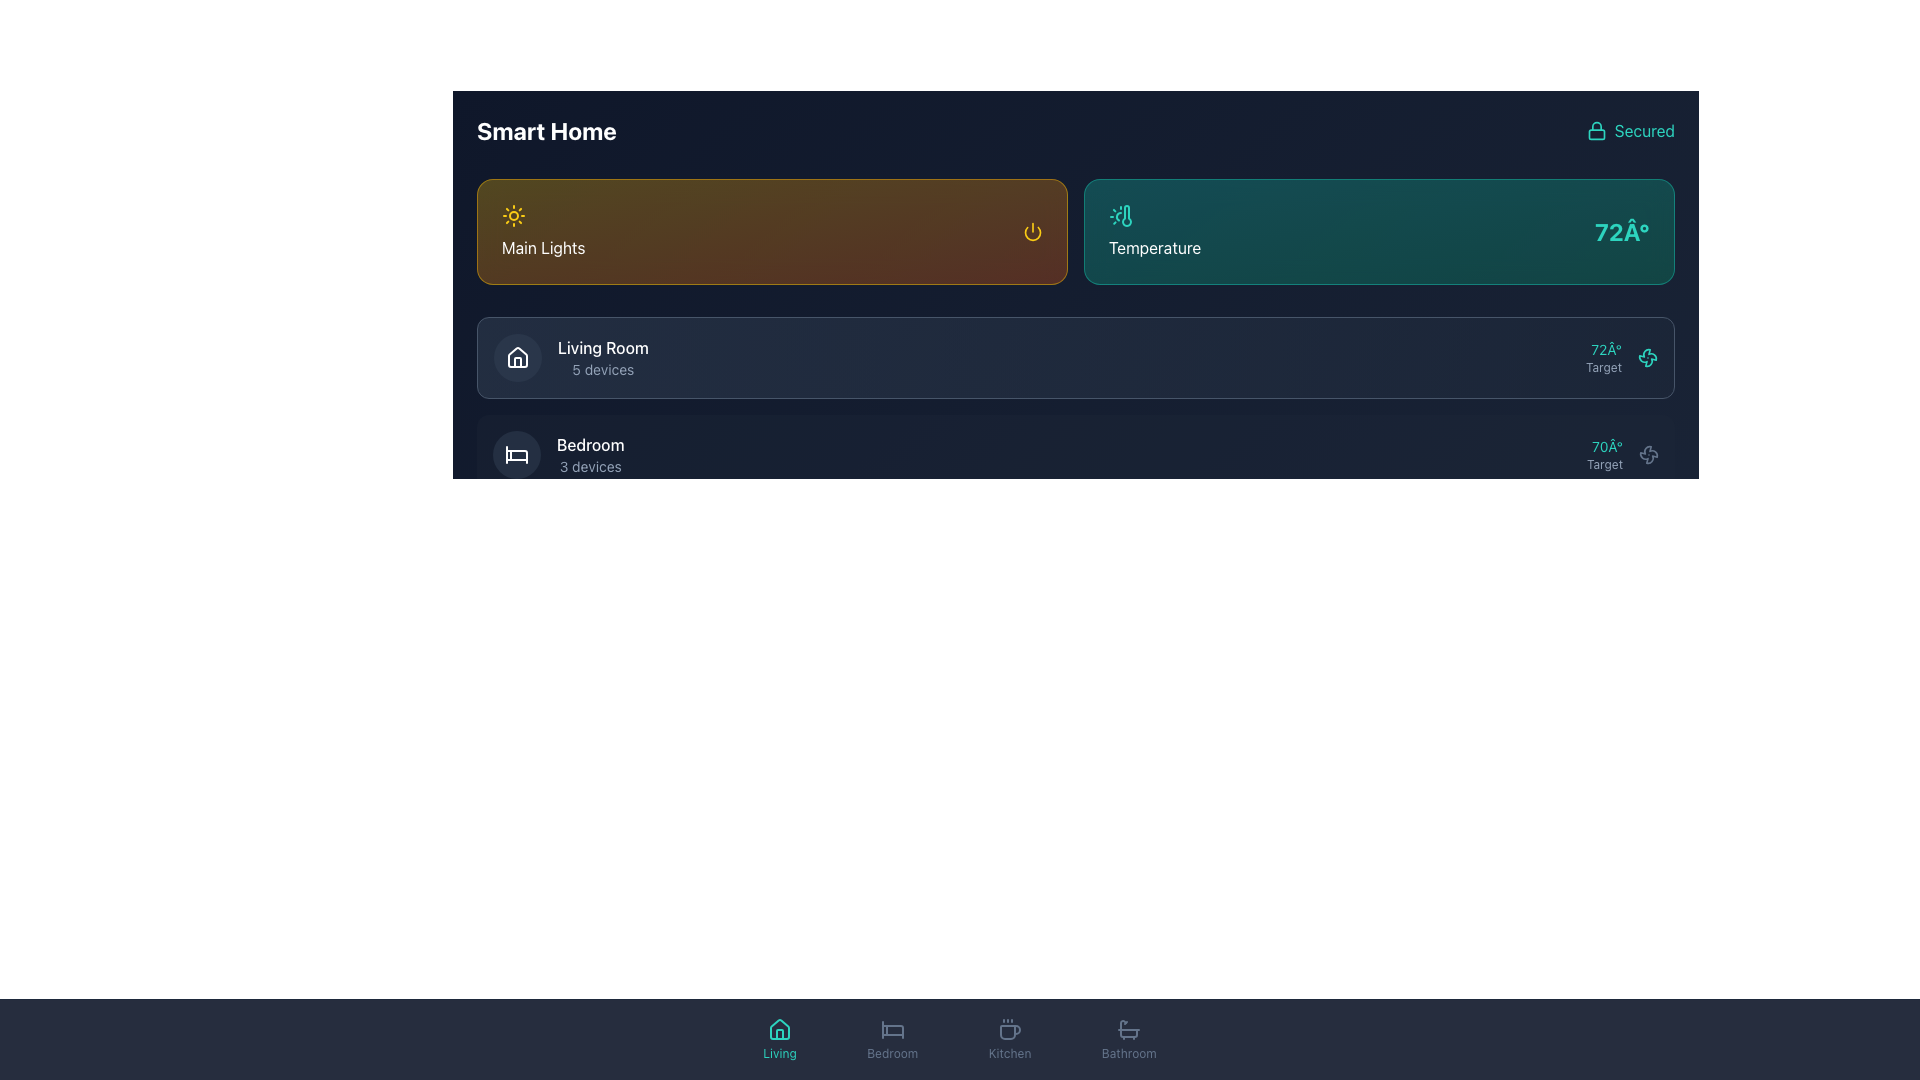 The width and height of the screenshot is (1920, 1080). What do you see at coordinates (1605, 455) in the screenshot?
I see `the text label indicating the target temperature for the 'Bedroom' settings located in the lower-right corner of the widget` at bounding box center [1605, 455].